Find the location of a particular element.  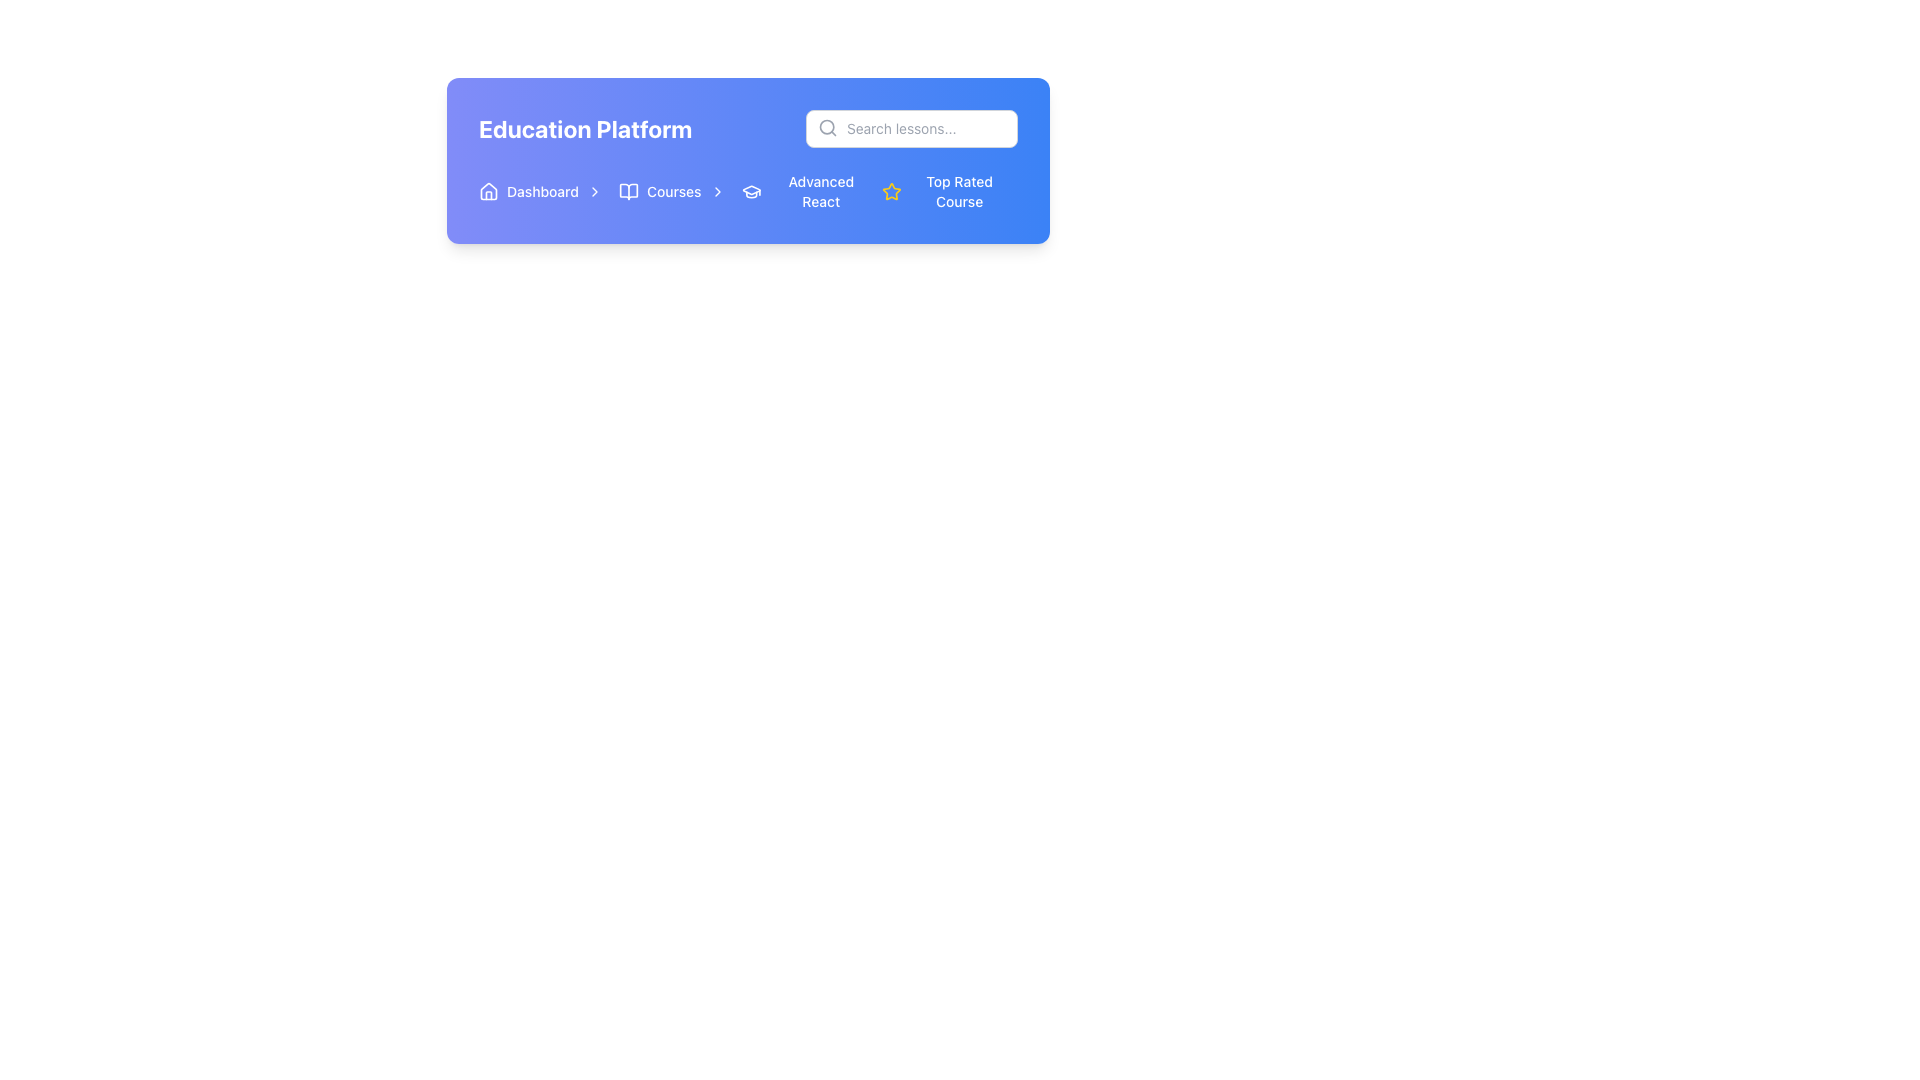

the Static Text element that serves as the title for the 'Education Platform' section, located at the leftmost side of the header is located at coordinates (584, 128).